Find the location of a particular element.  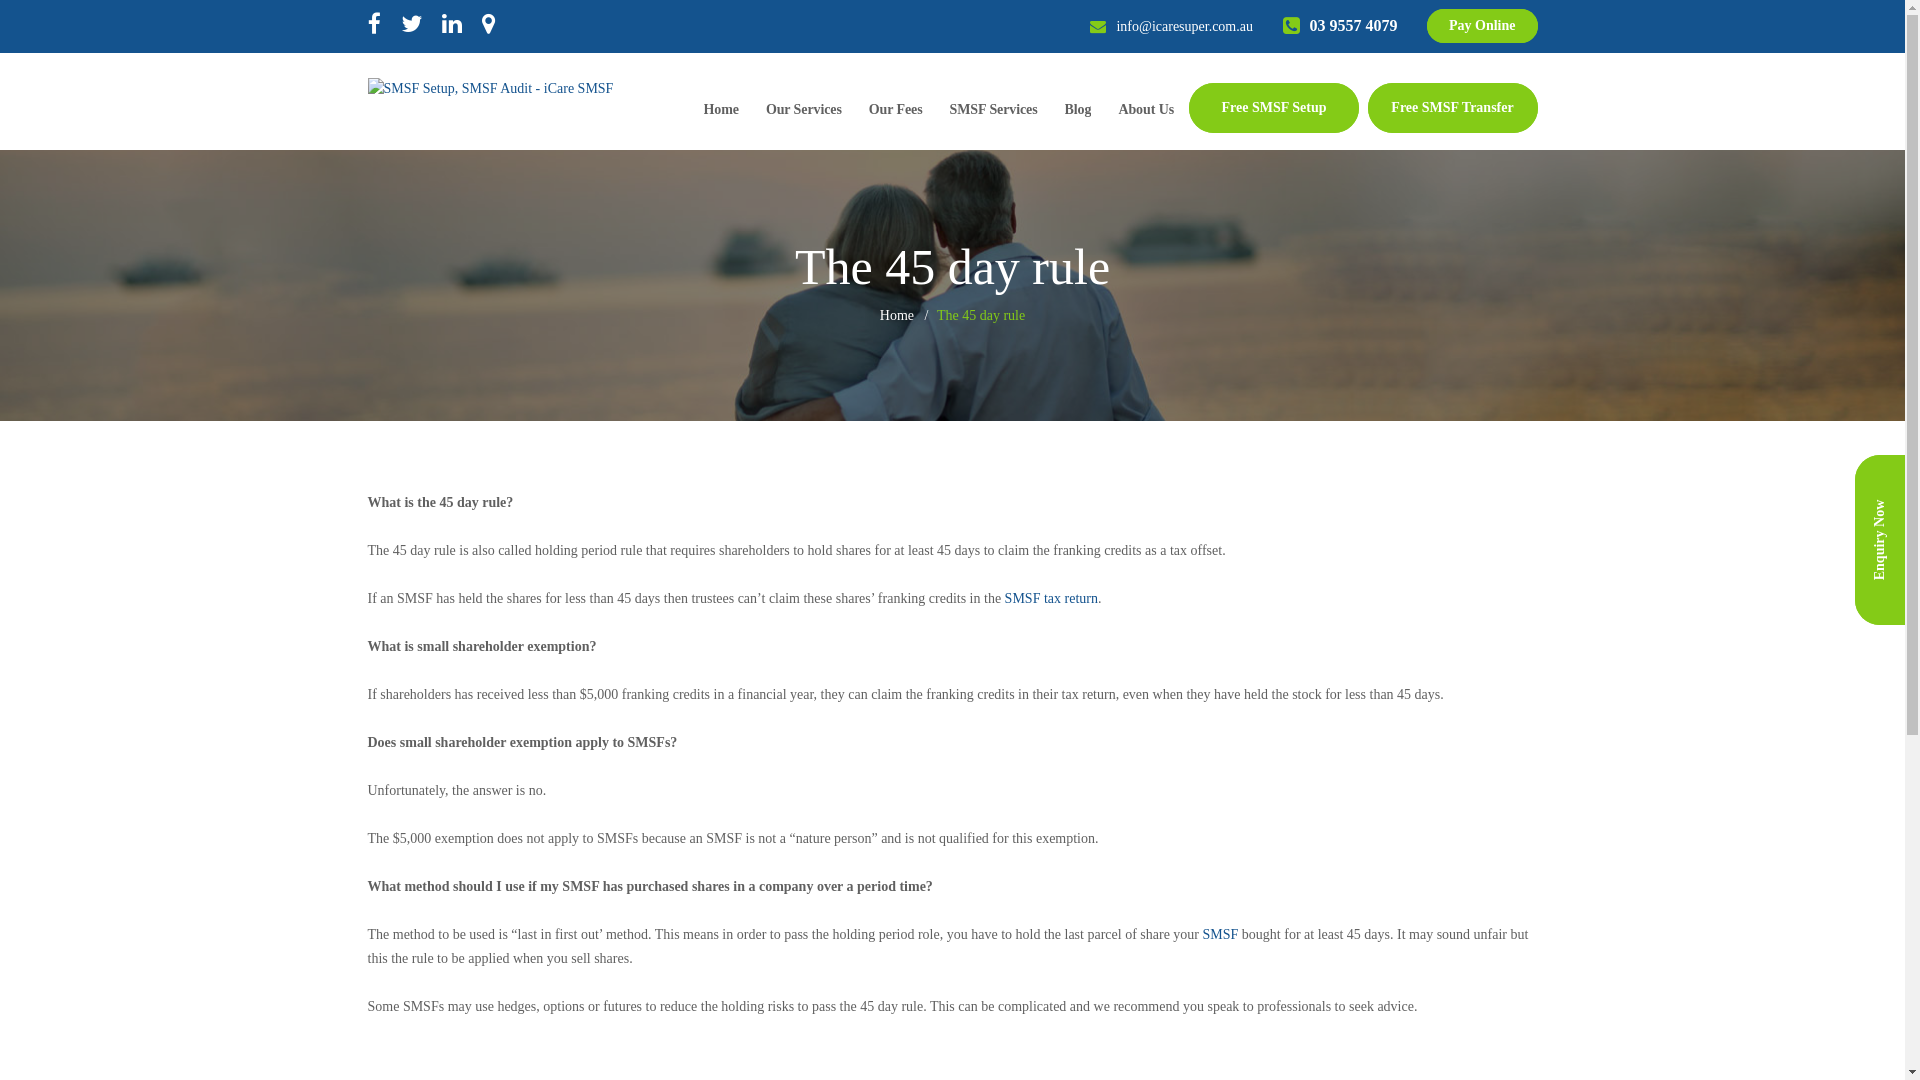

'Our Fees' is located at coordinates (895, 112).